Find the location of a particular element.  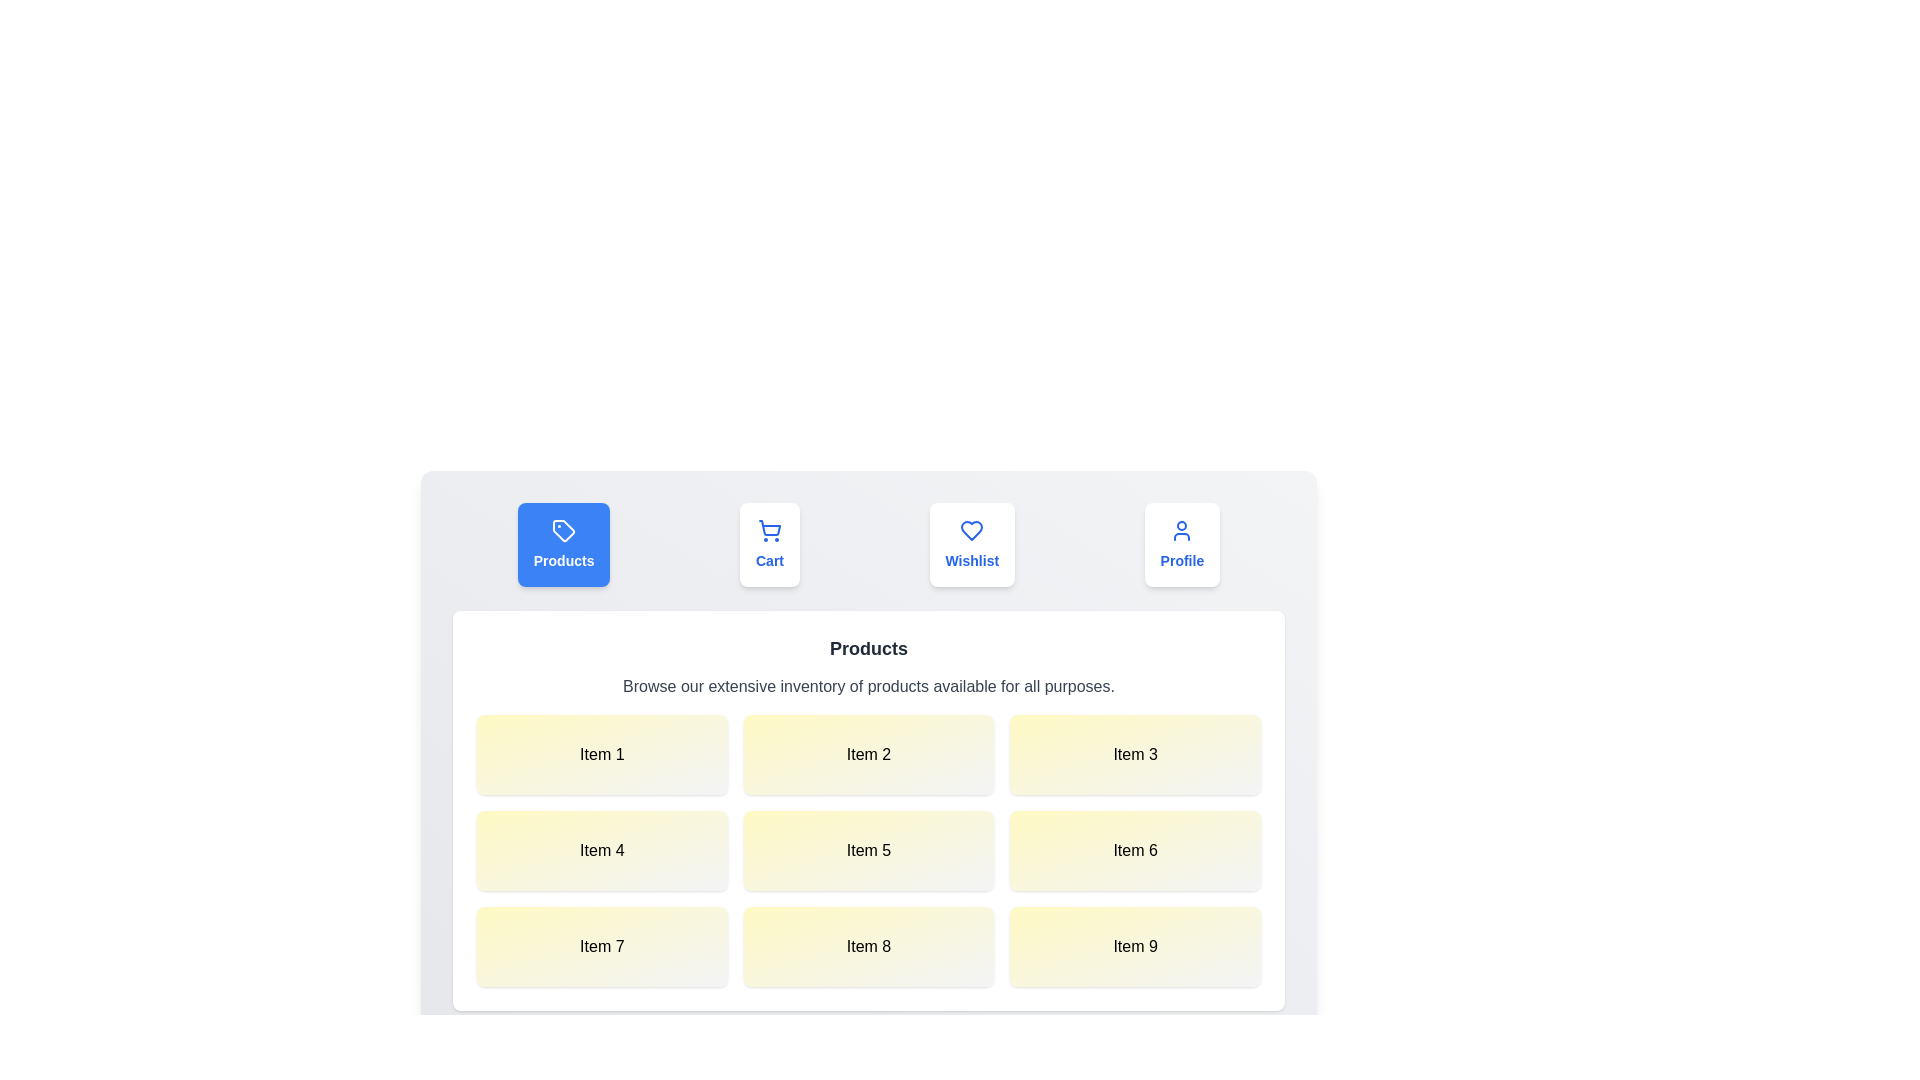

the tab labeled Cart to trigger its hover effect is located at coordinates (768, 544).